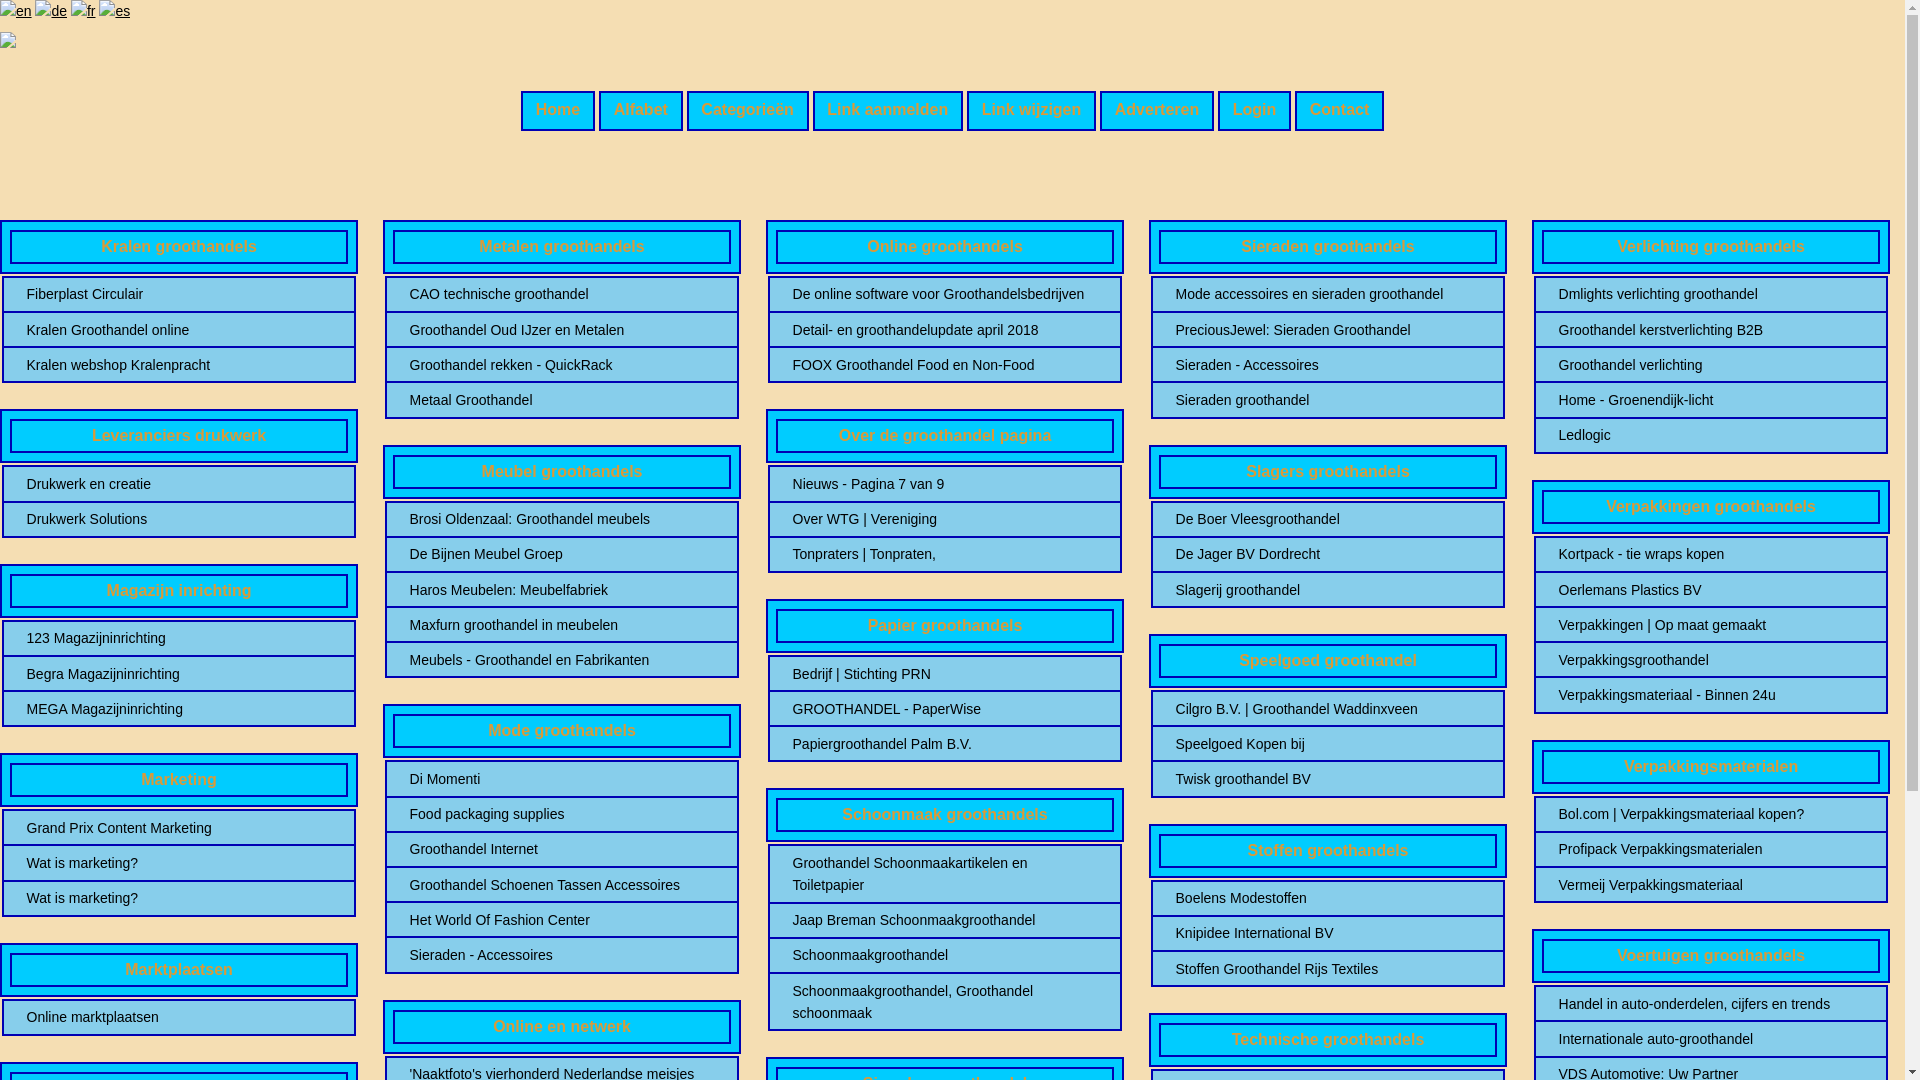  I want to click on 'Verpakkingen | Op maat gemaakt', so click(1558, 623).